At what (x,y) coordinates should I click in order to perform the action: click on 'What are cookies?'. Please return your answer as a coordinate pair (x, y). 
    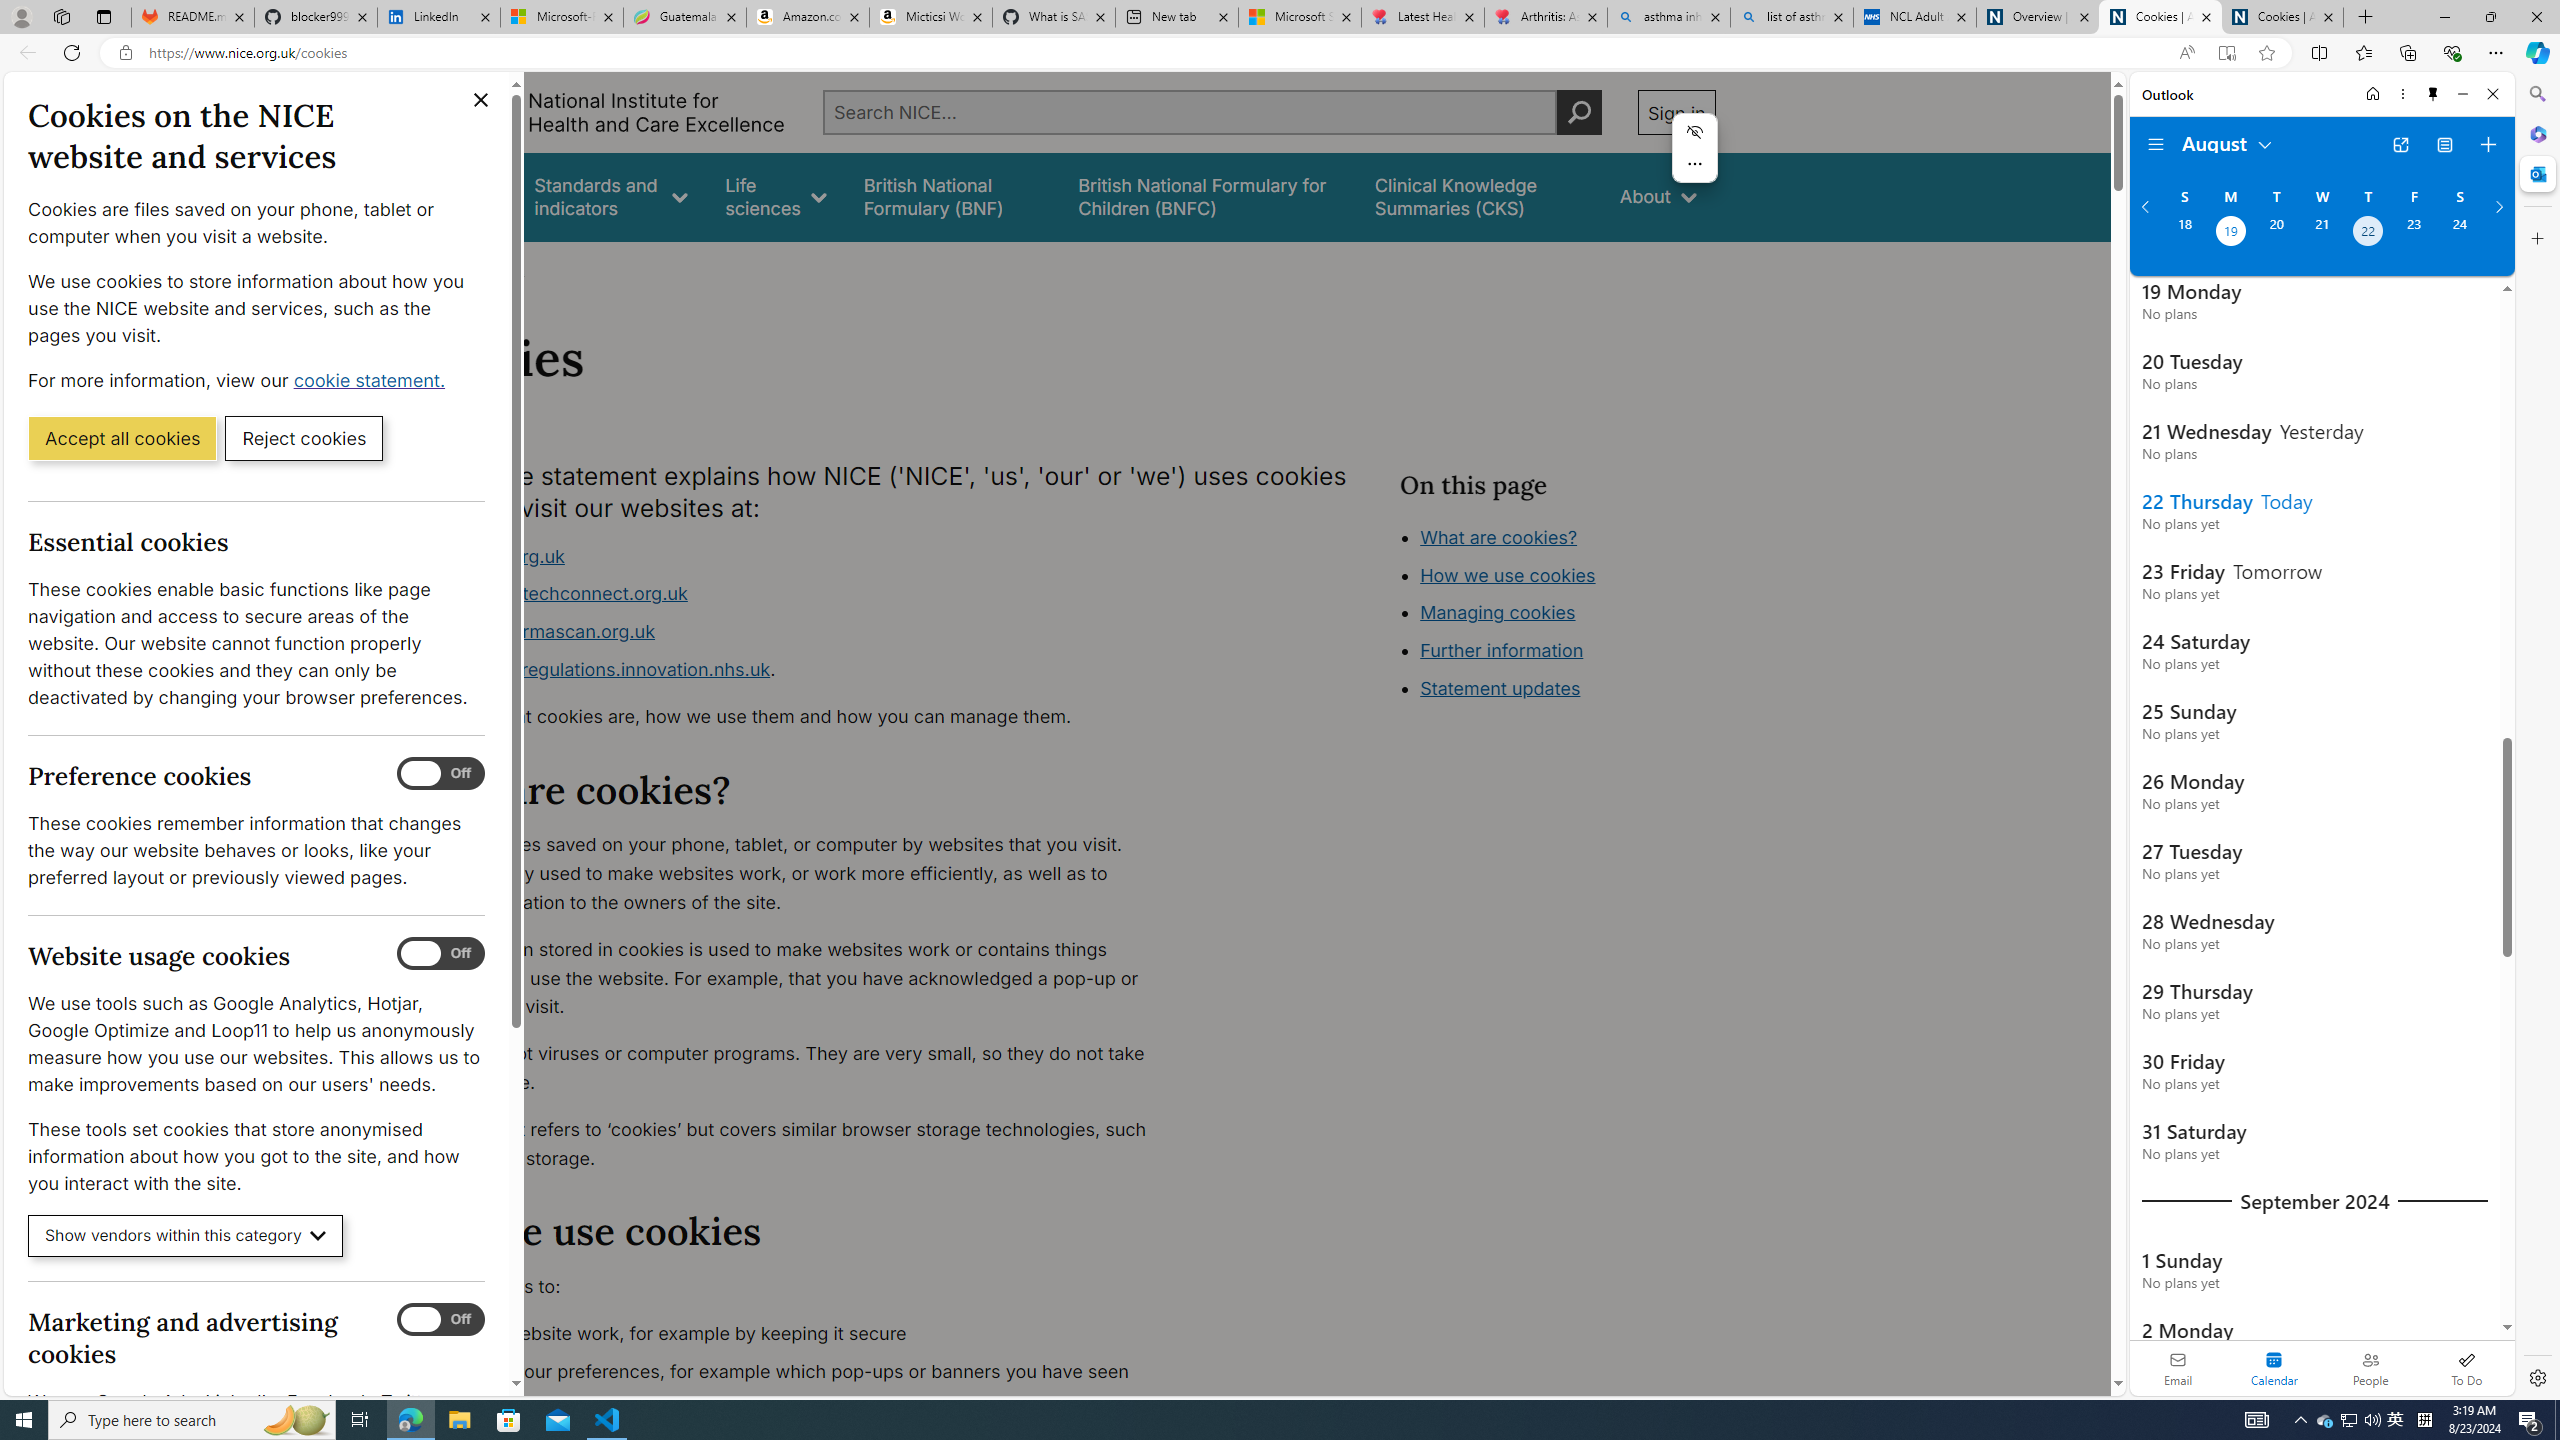
    Looking at the image, I should click on (1497, 536).